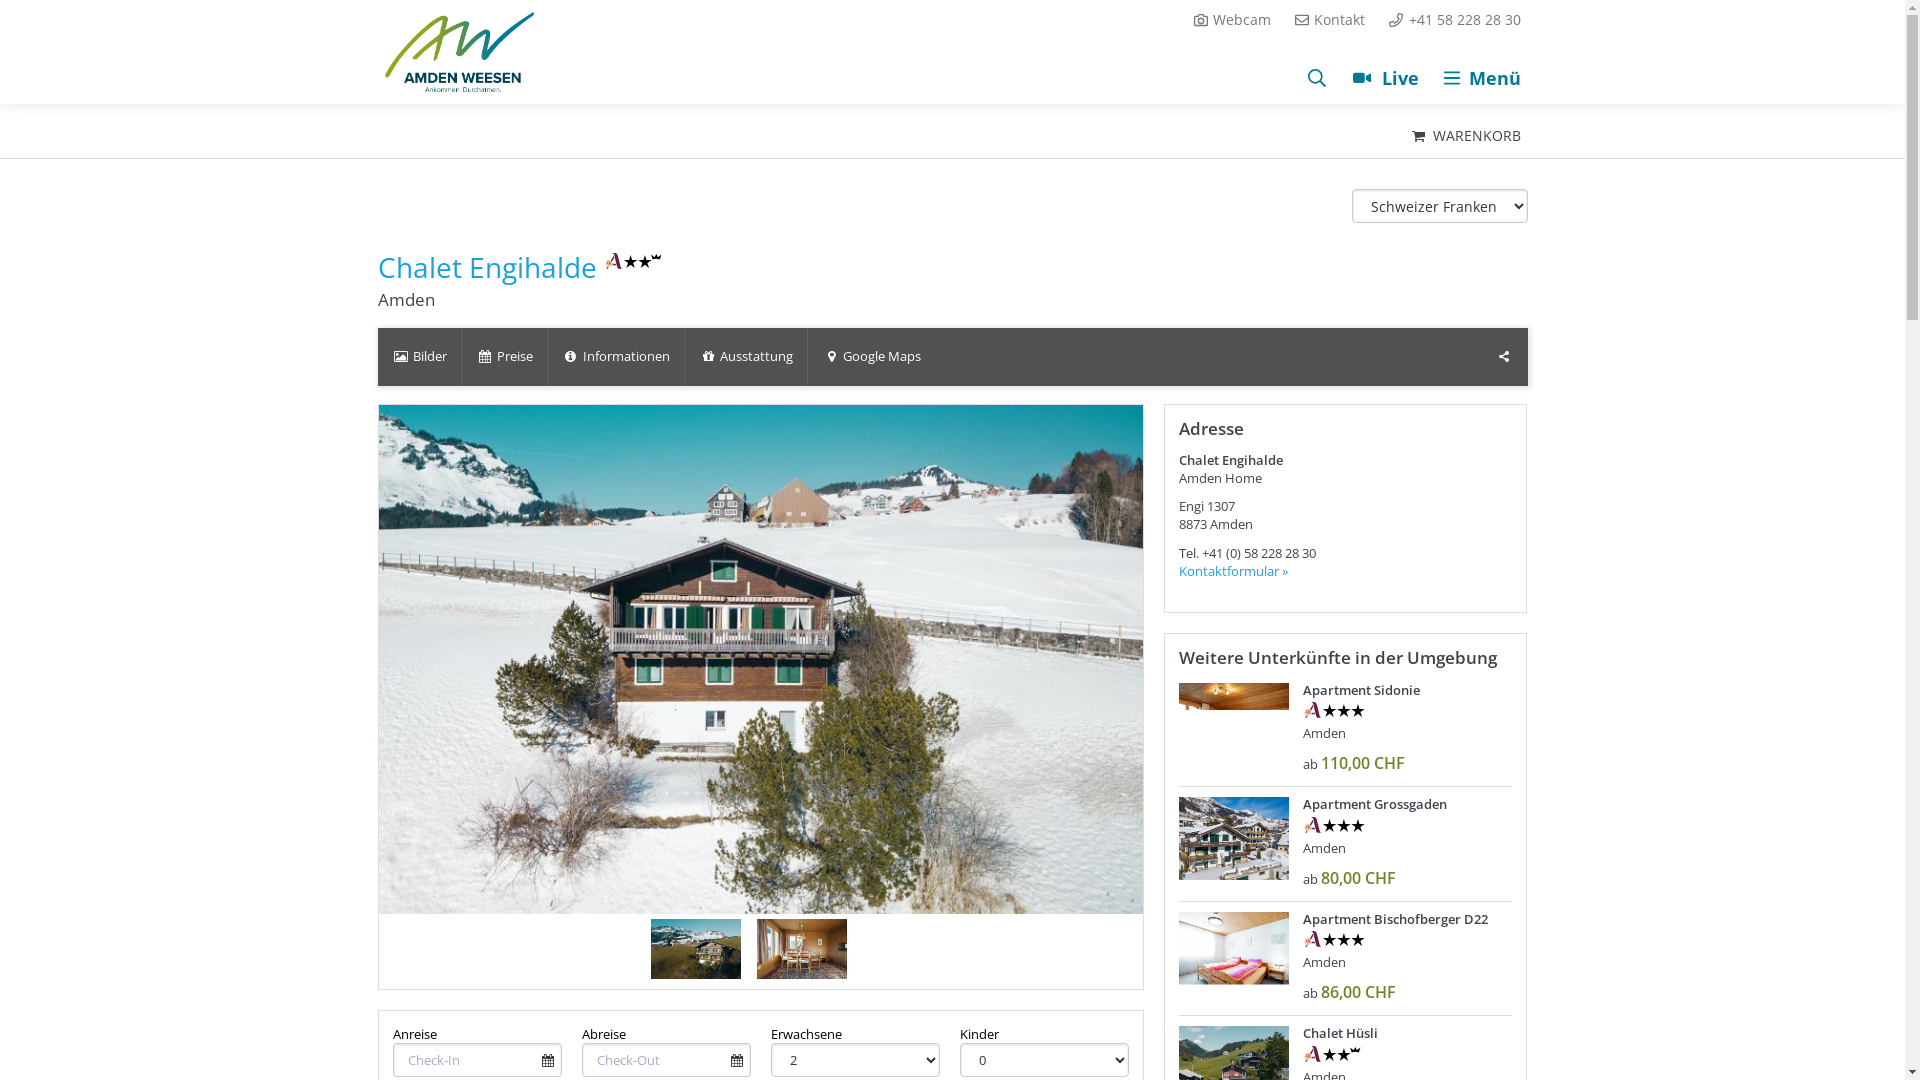 The height and width of the screenshot is (1080, 1920). Describe the element at coordinates (1231, 20) in the screenshot. I see `'Webcam'` at that location.